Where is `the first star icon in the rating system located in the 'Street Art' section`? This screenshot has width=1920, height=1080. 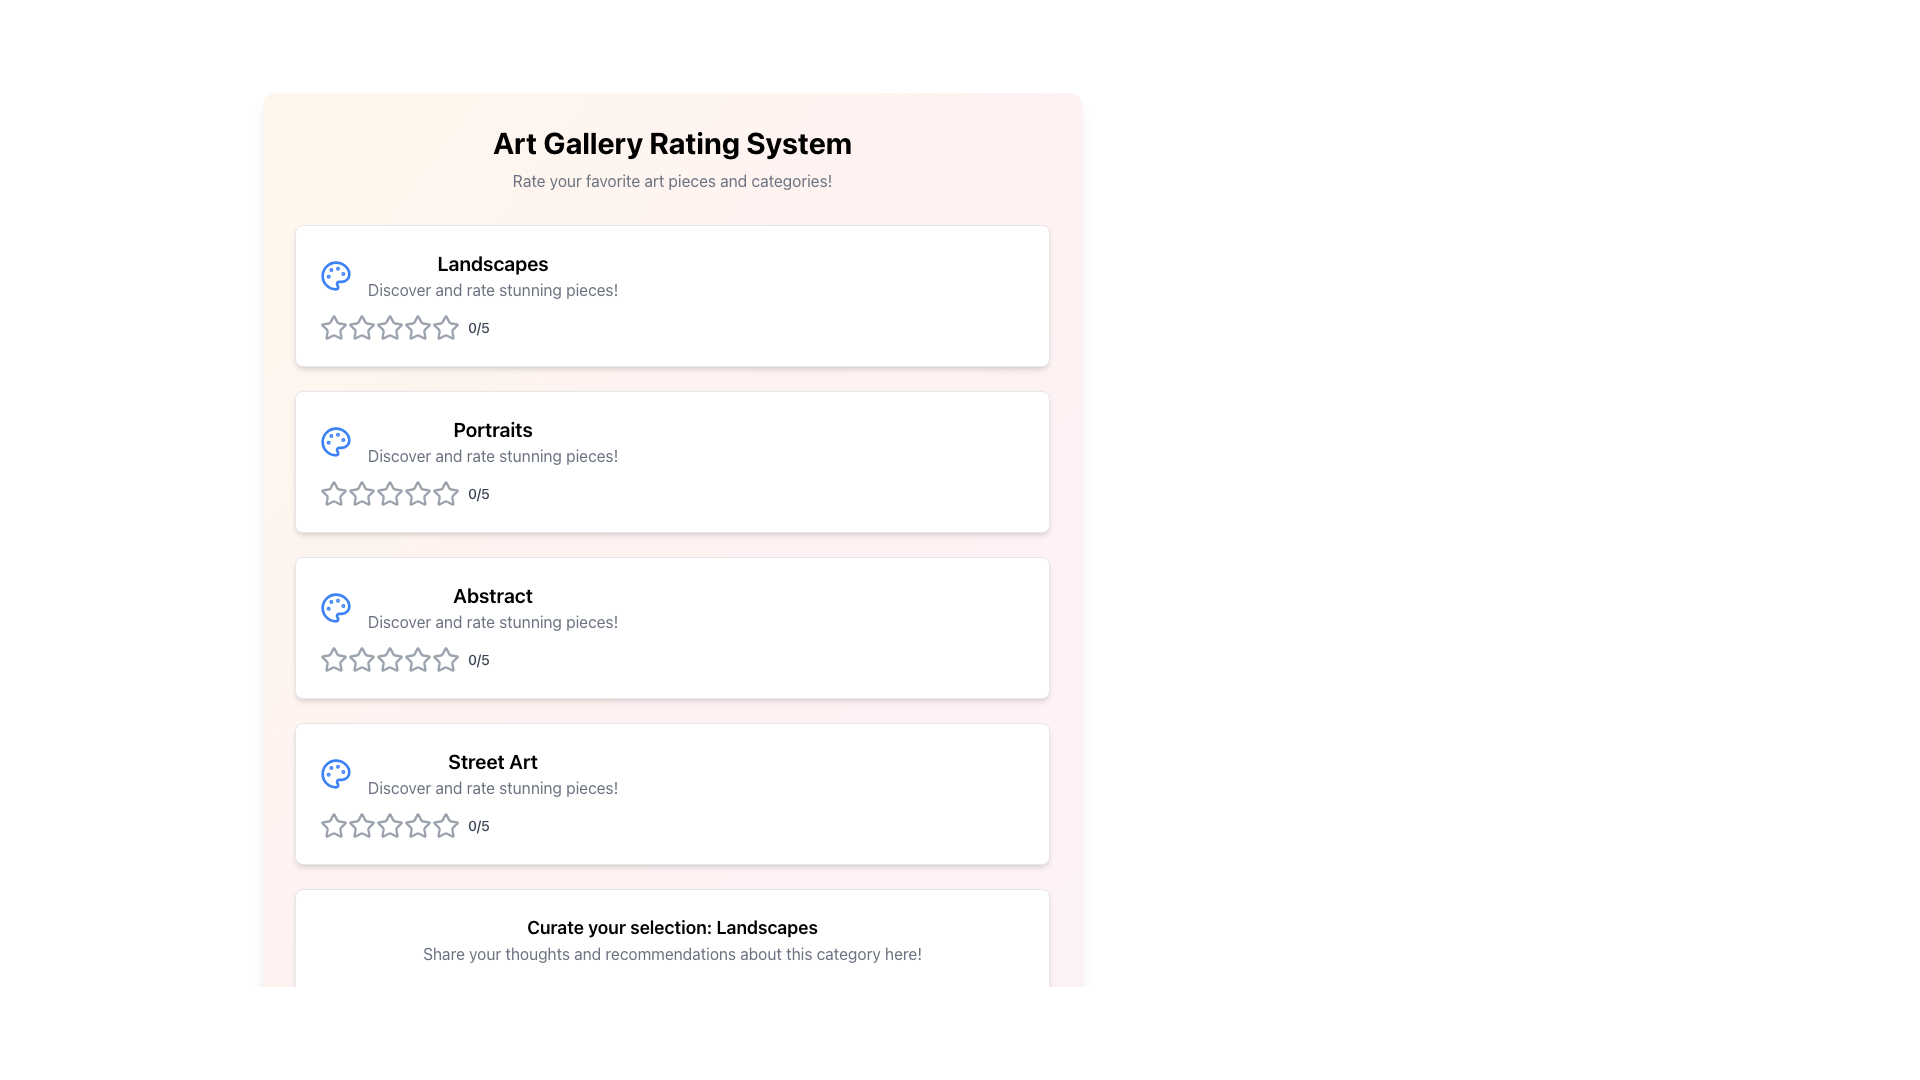 the first star icon in the rating system located in the 'Street Art' section is located at coordinates (334, 825).